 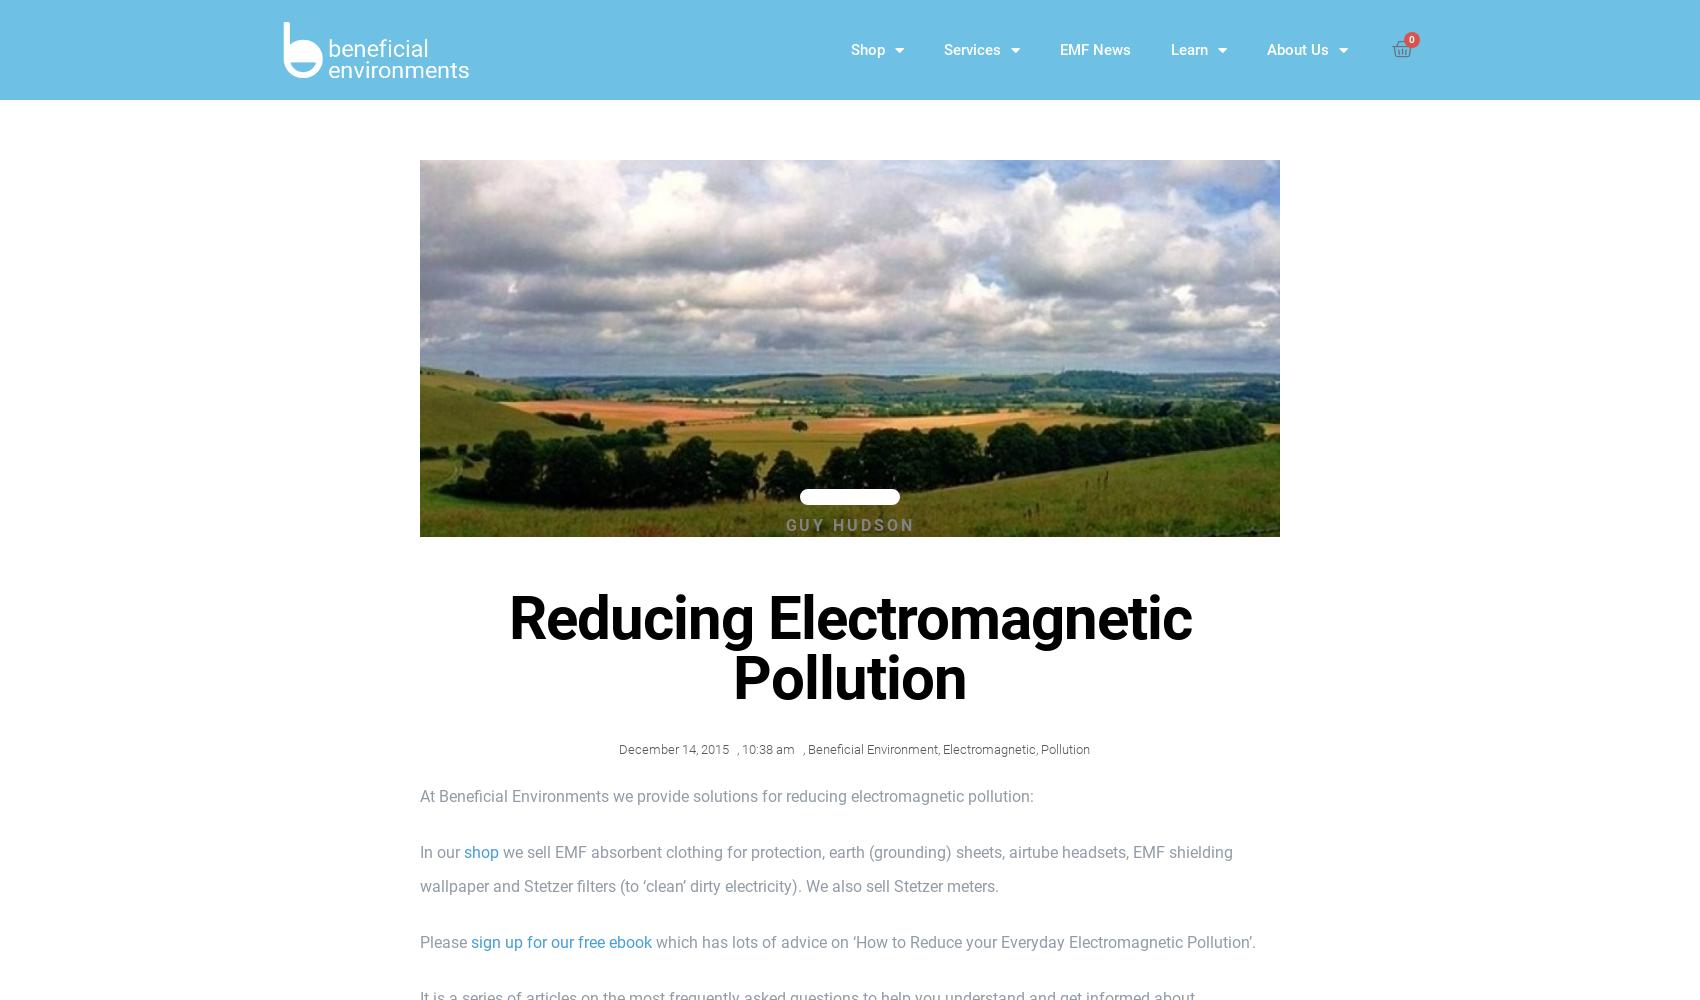 What do you see at coordinates (871, 747) in the screenshot?
I see `'Beneficial Environment'` at bounding box center [871, 747].